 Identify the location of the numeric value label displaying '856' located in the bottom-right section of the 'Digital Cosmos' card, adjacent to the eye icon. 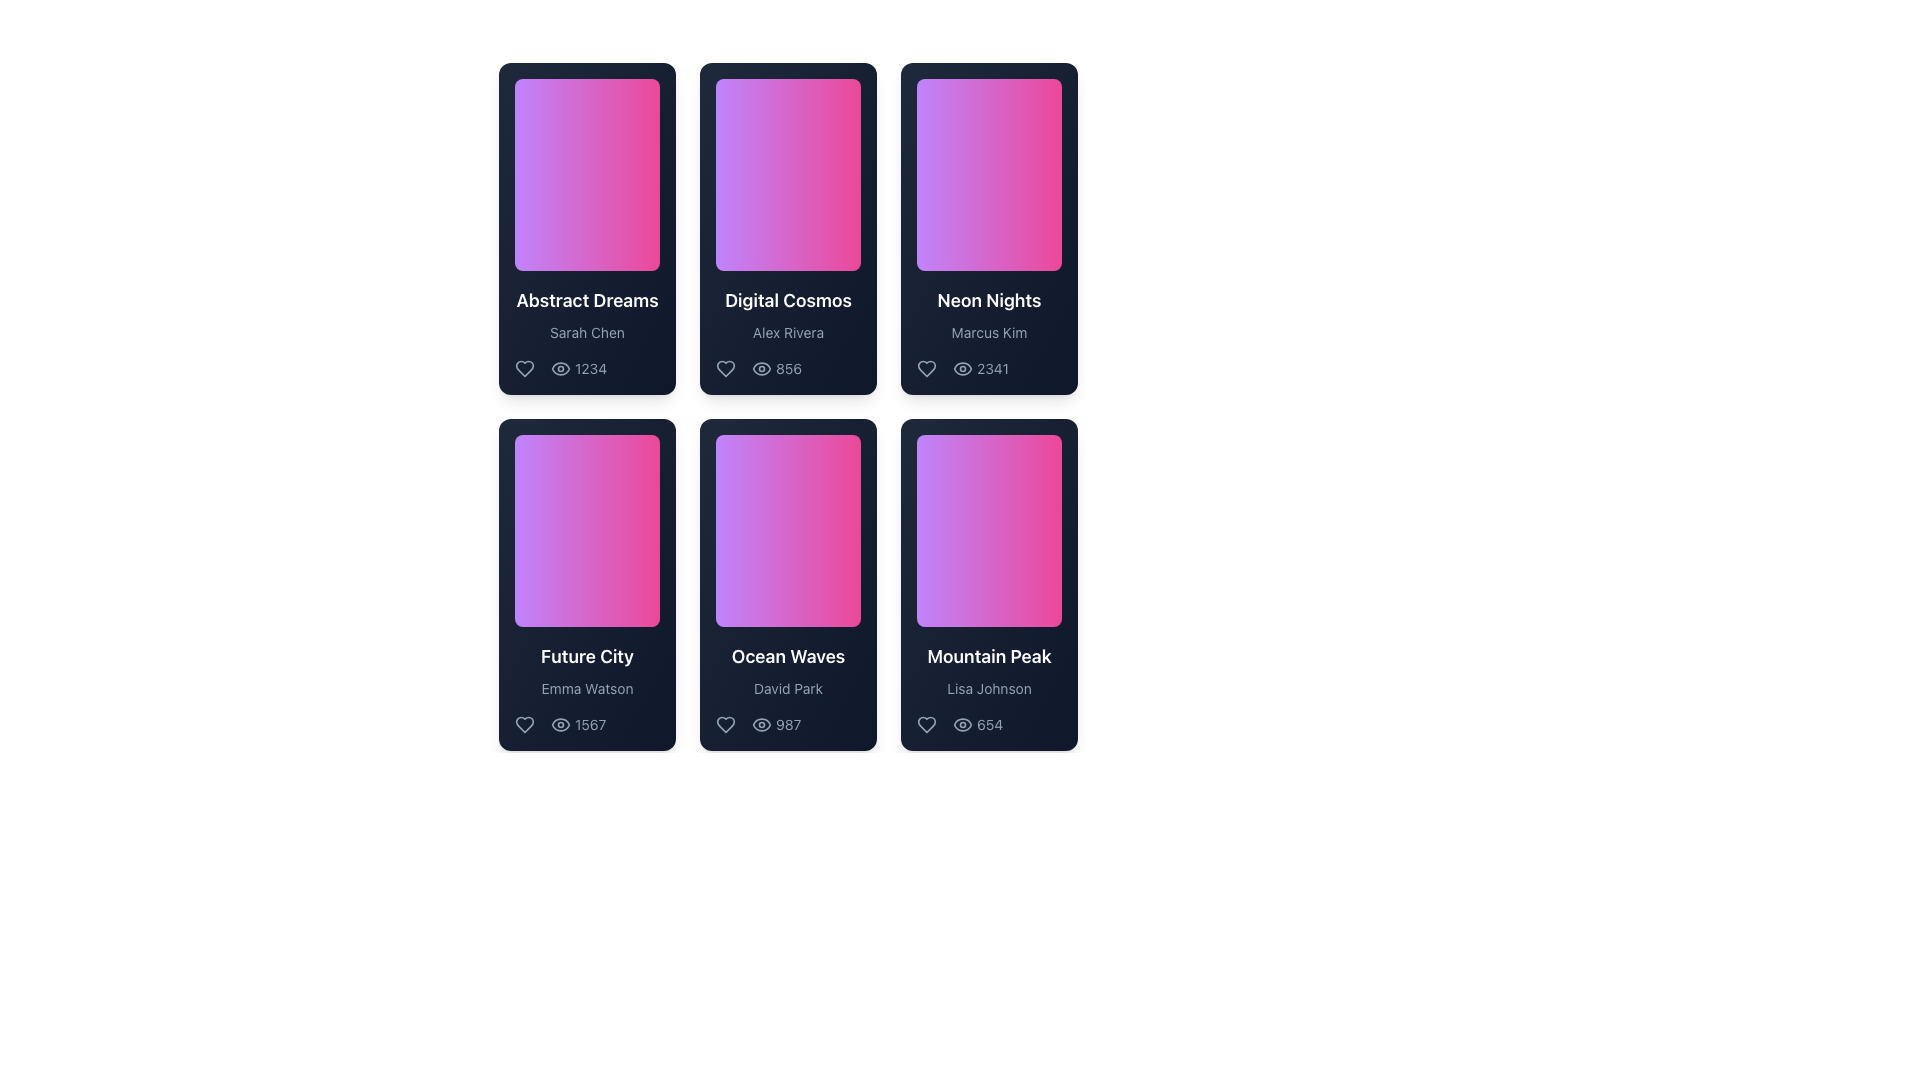
(787, 369).